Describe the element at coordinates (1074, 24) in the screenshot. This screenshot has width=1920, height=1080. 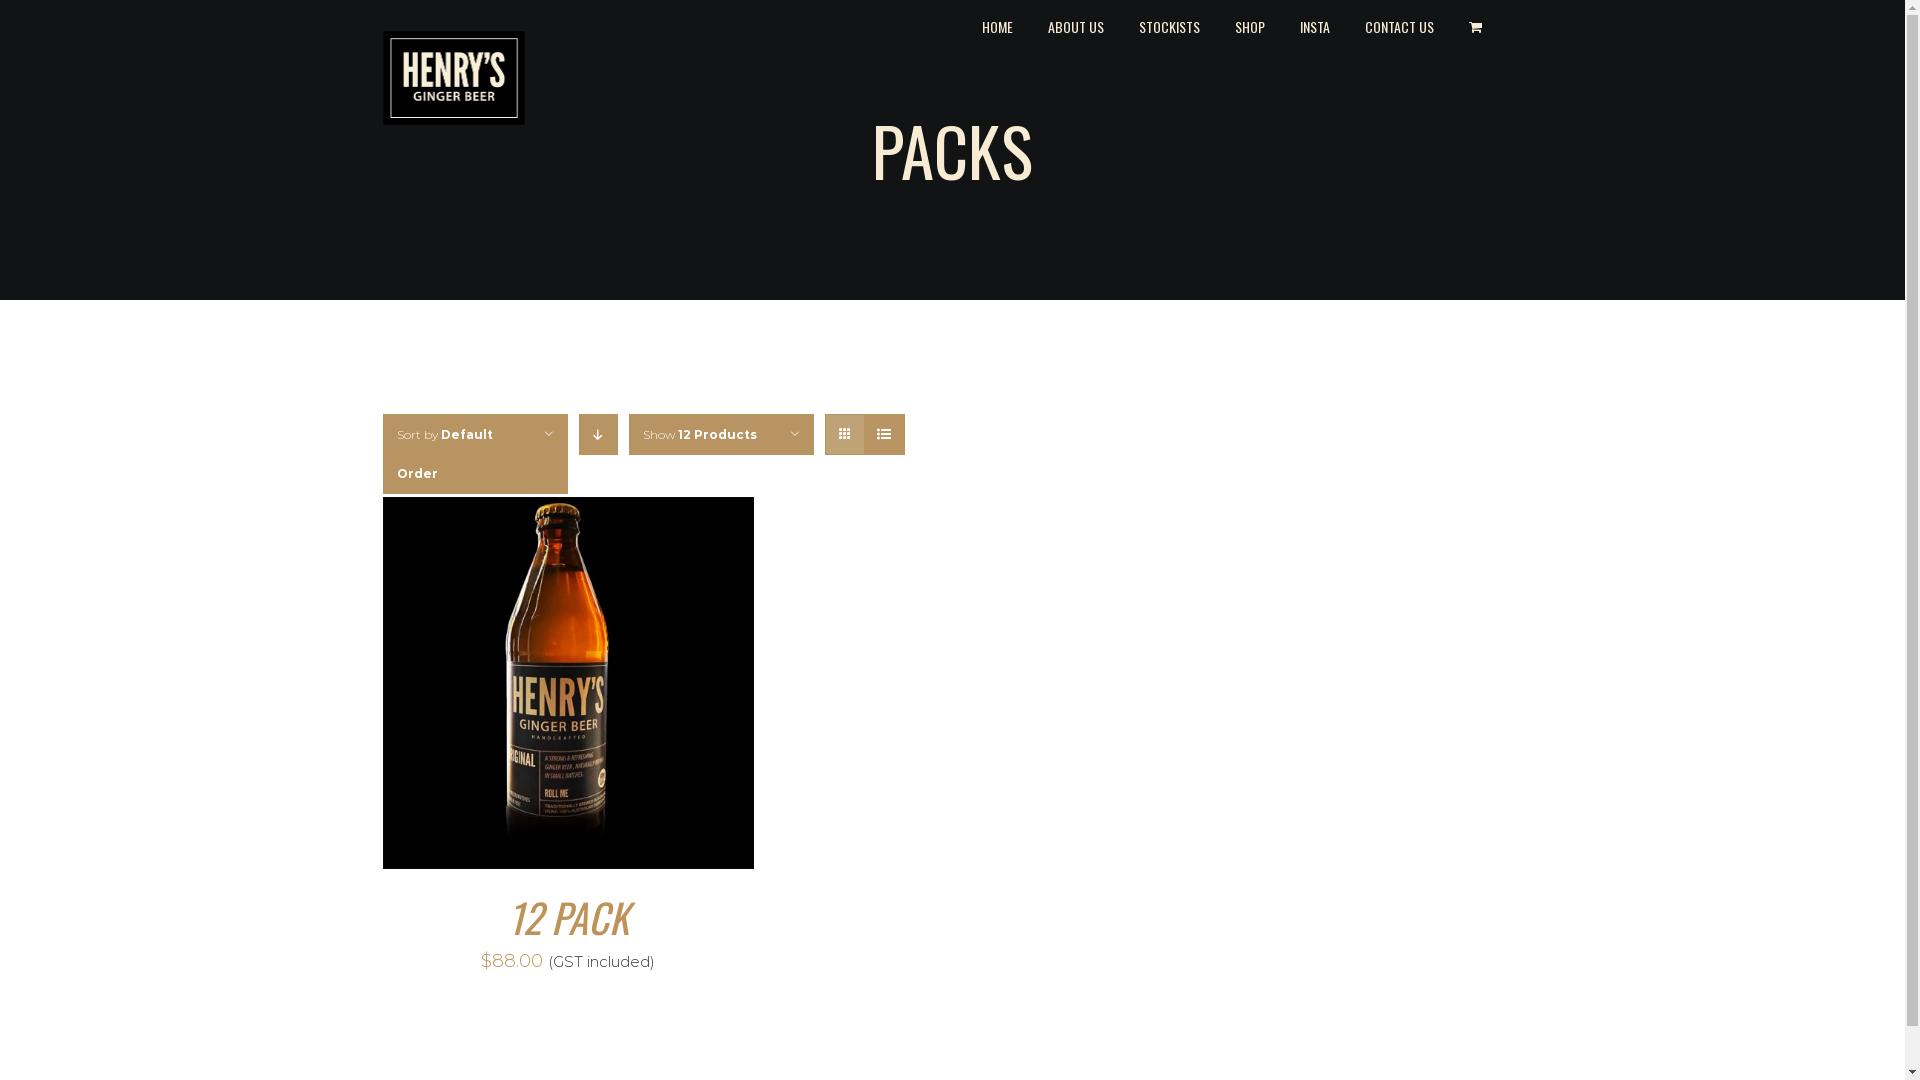
I see `'ABOUT US'` at that location.